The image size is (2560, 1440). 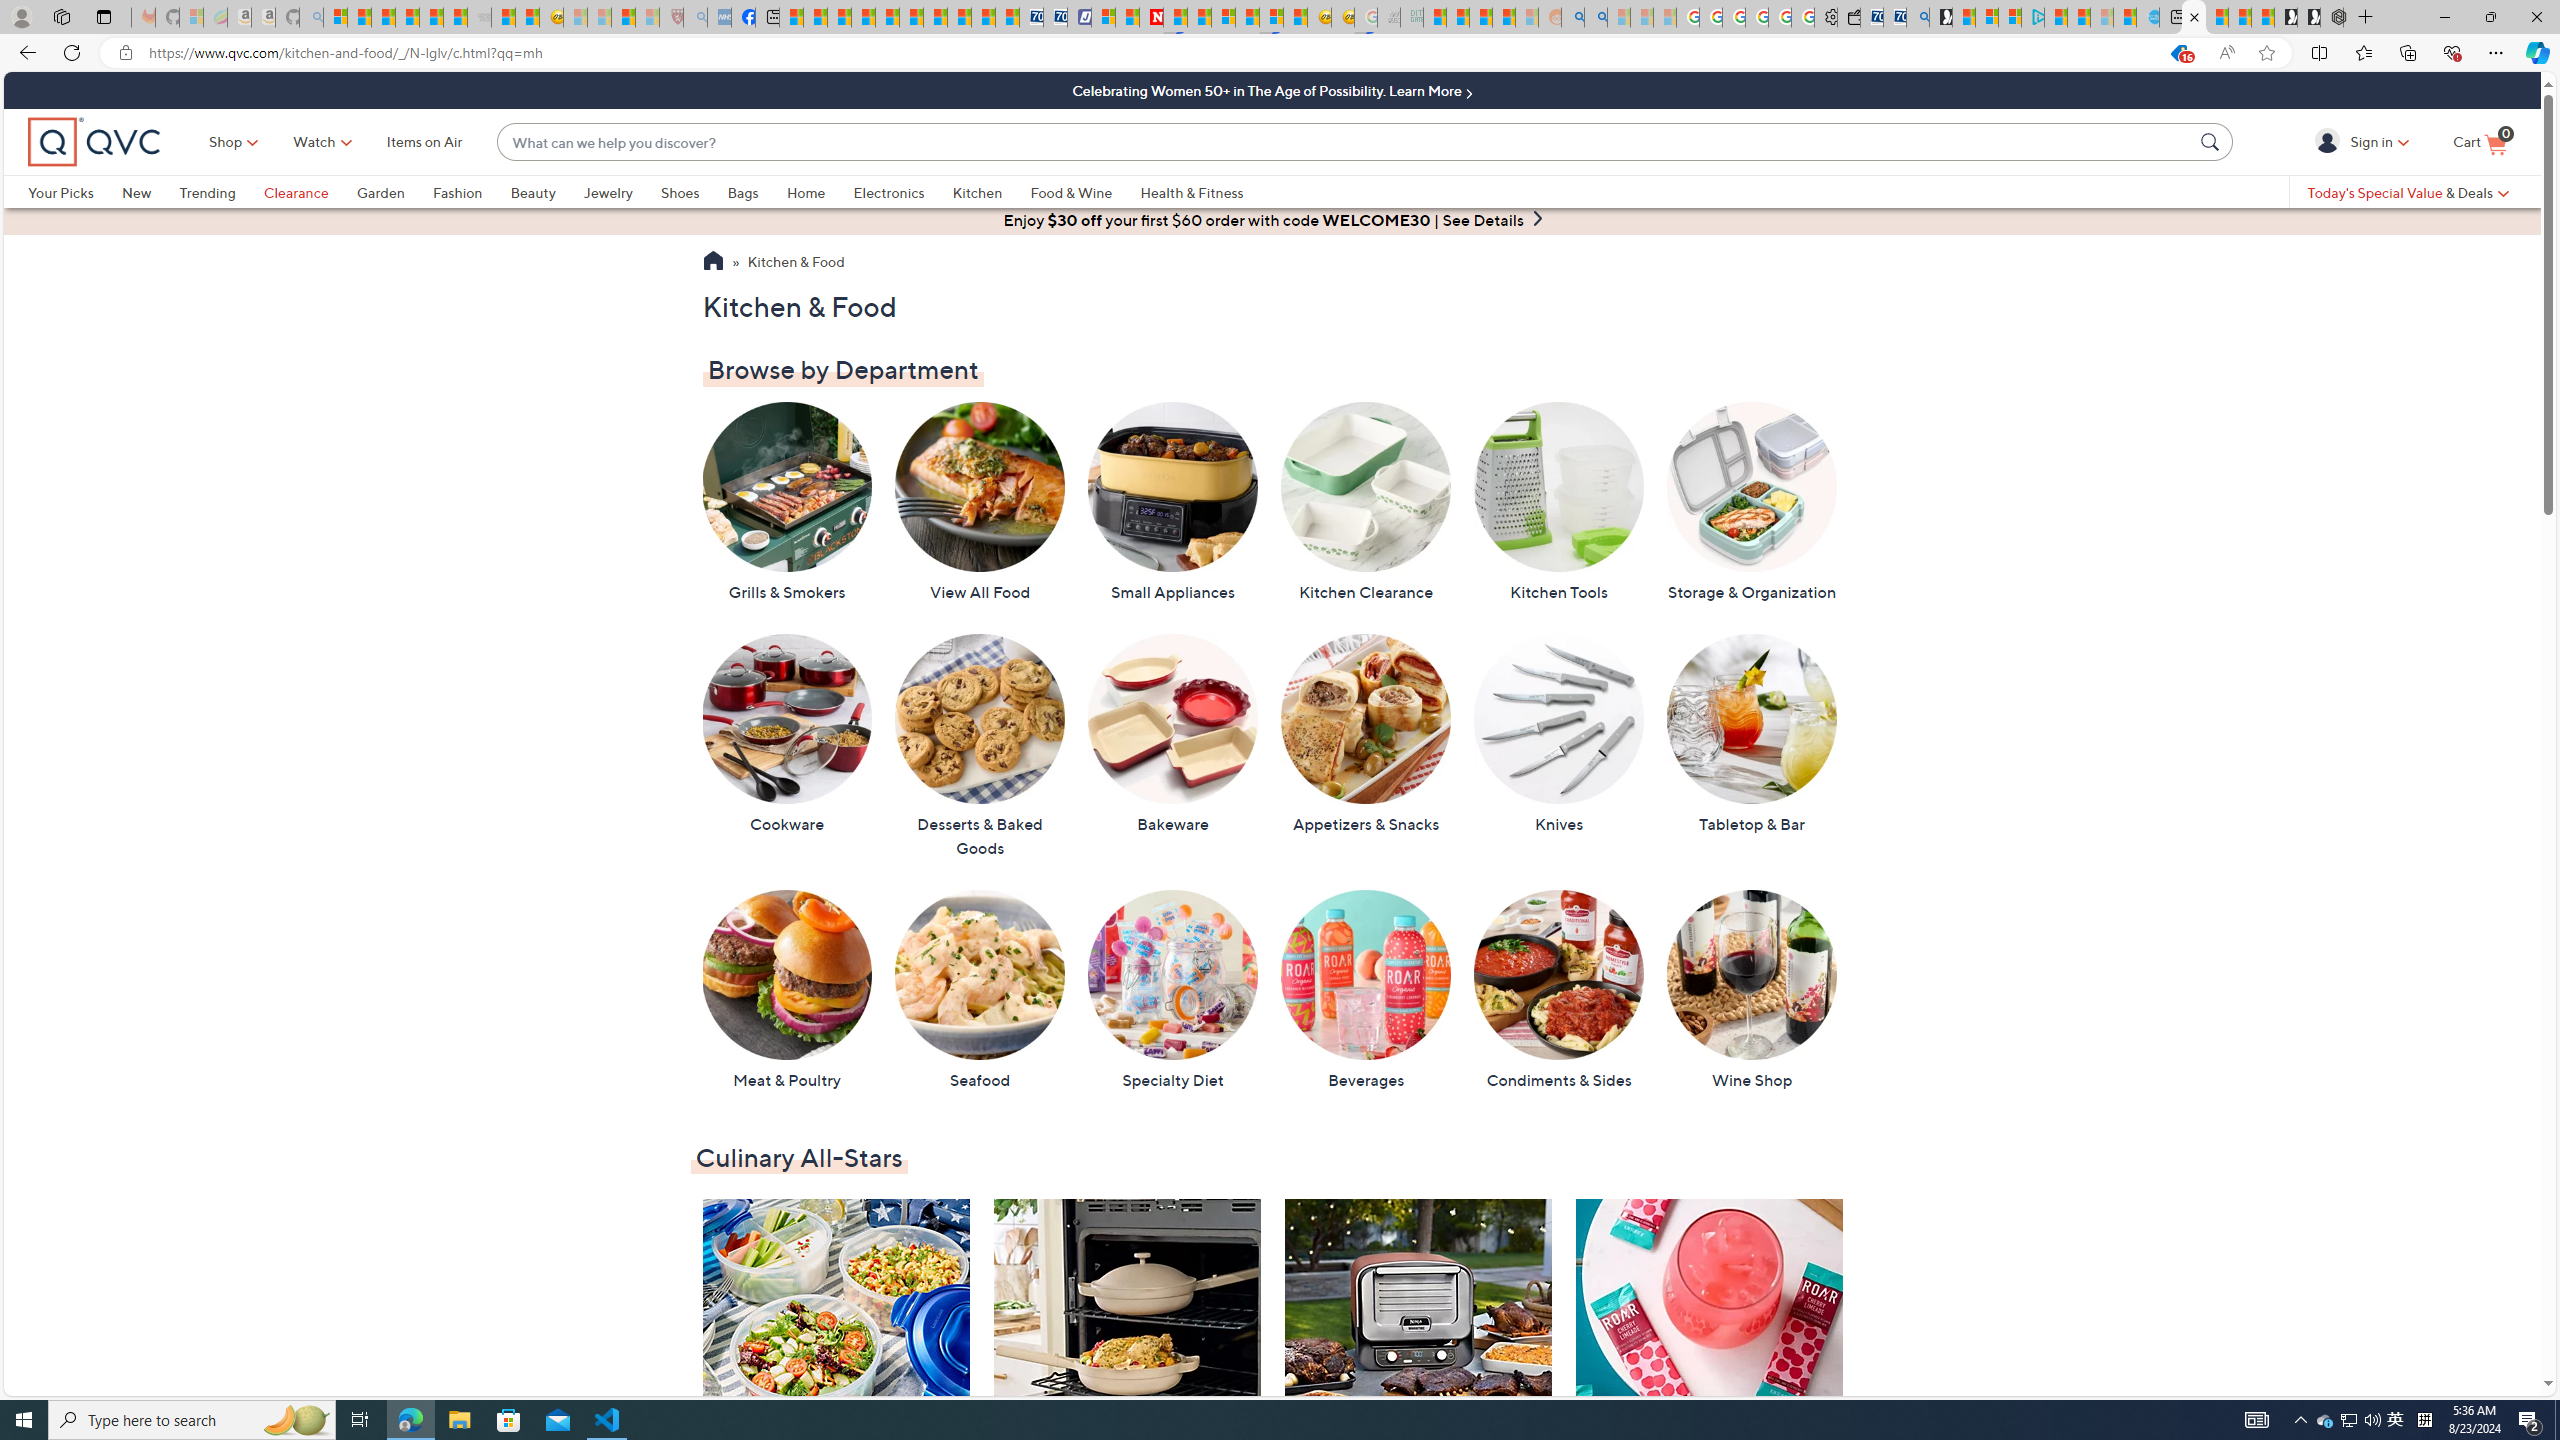 What do you see at coordinates (546, 191) in the screenshot?
I see `'Beauty'` at bounding box center [546, 191].